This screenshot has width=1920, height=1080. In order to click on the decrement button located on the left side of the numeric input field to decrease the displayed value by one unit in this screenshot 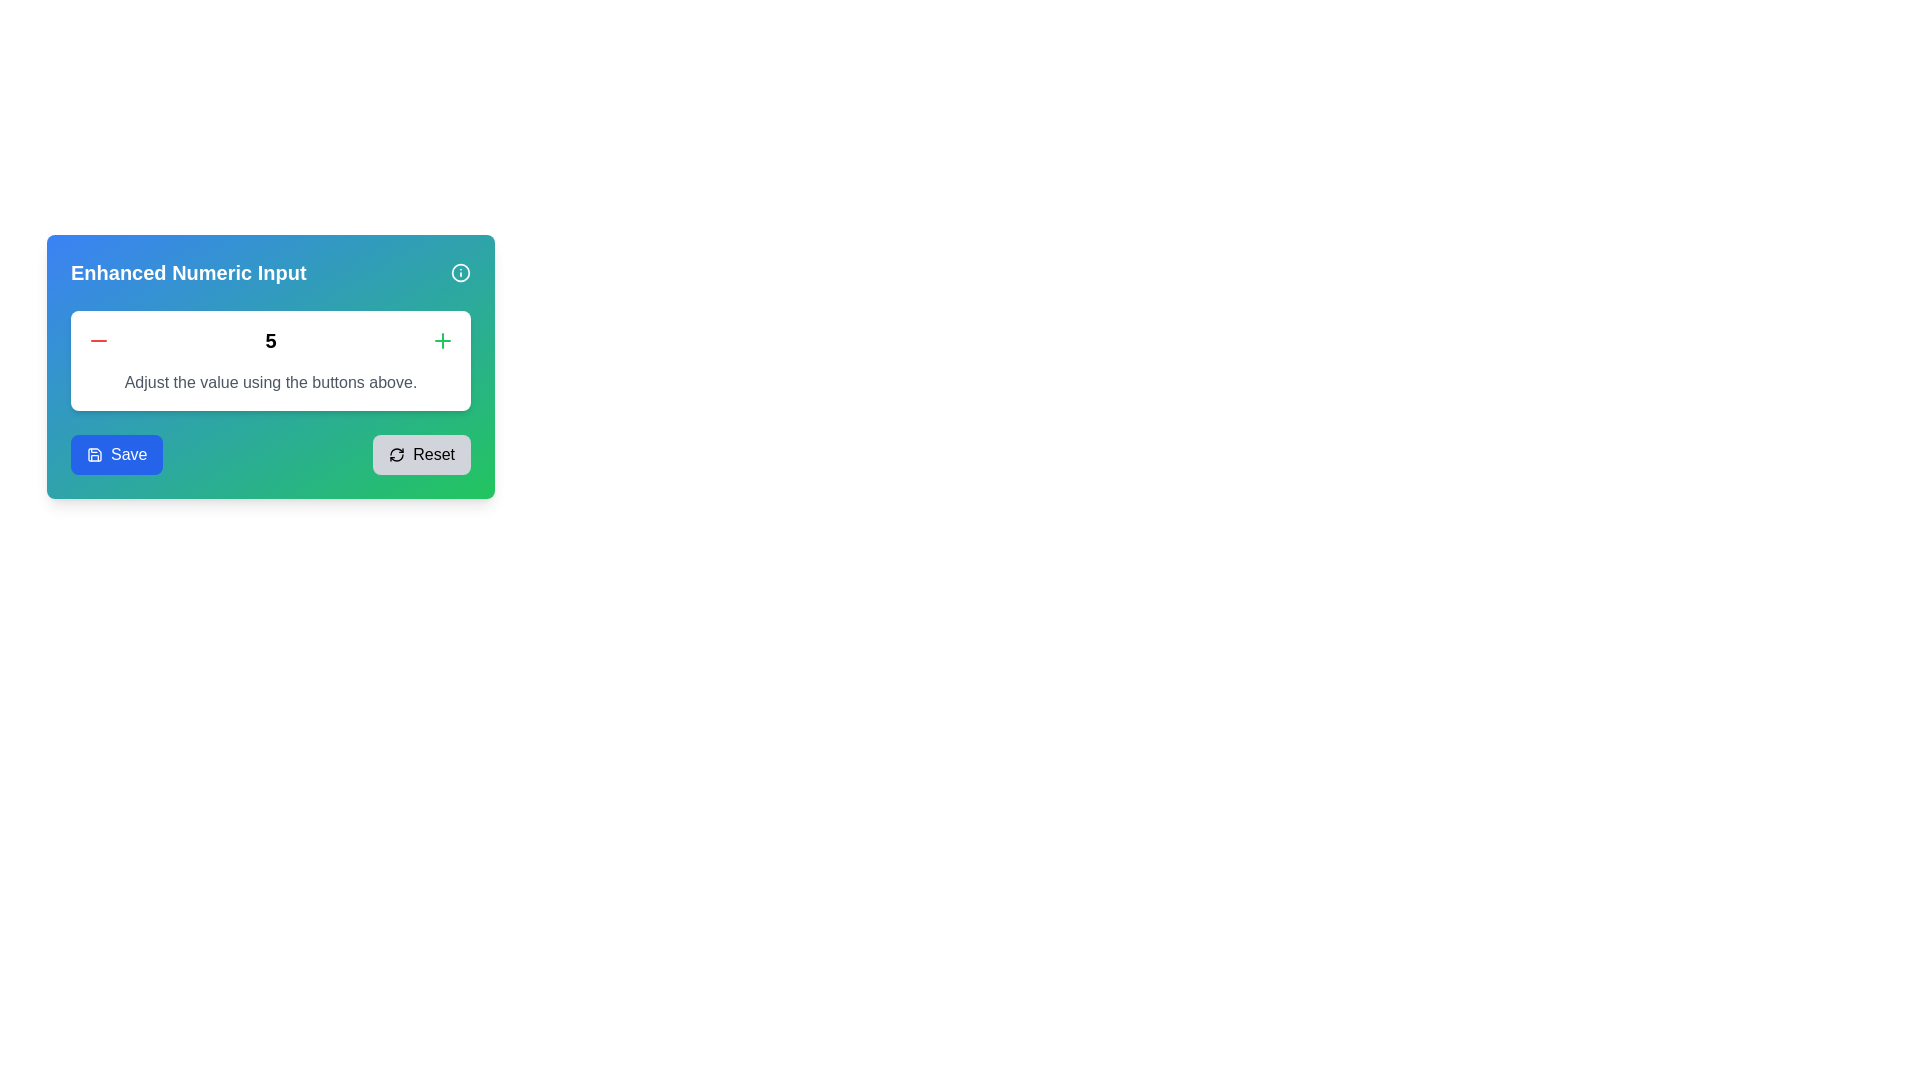, I will do `click(98, 339)`.